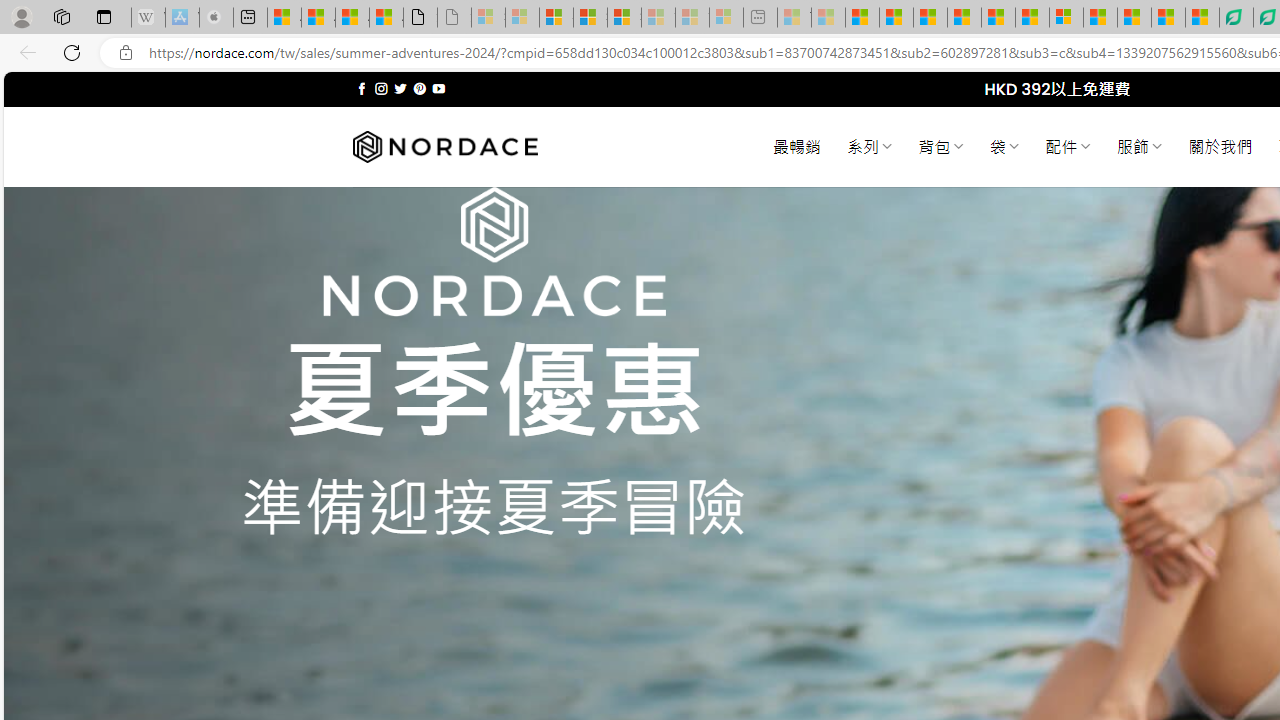  Describe the element at coordinates (964, 17) in the screenshot. I see `'Drinking tea every day is proven to delay biological aging'` at that location.